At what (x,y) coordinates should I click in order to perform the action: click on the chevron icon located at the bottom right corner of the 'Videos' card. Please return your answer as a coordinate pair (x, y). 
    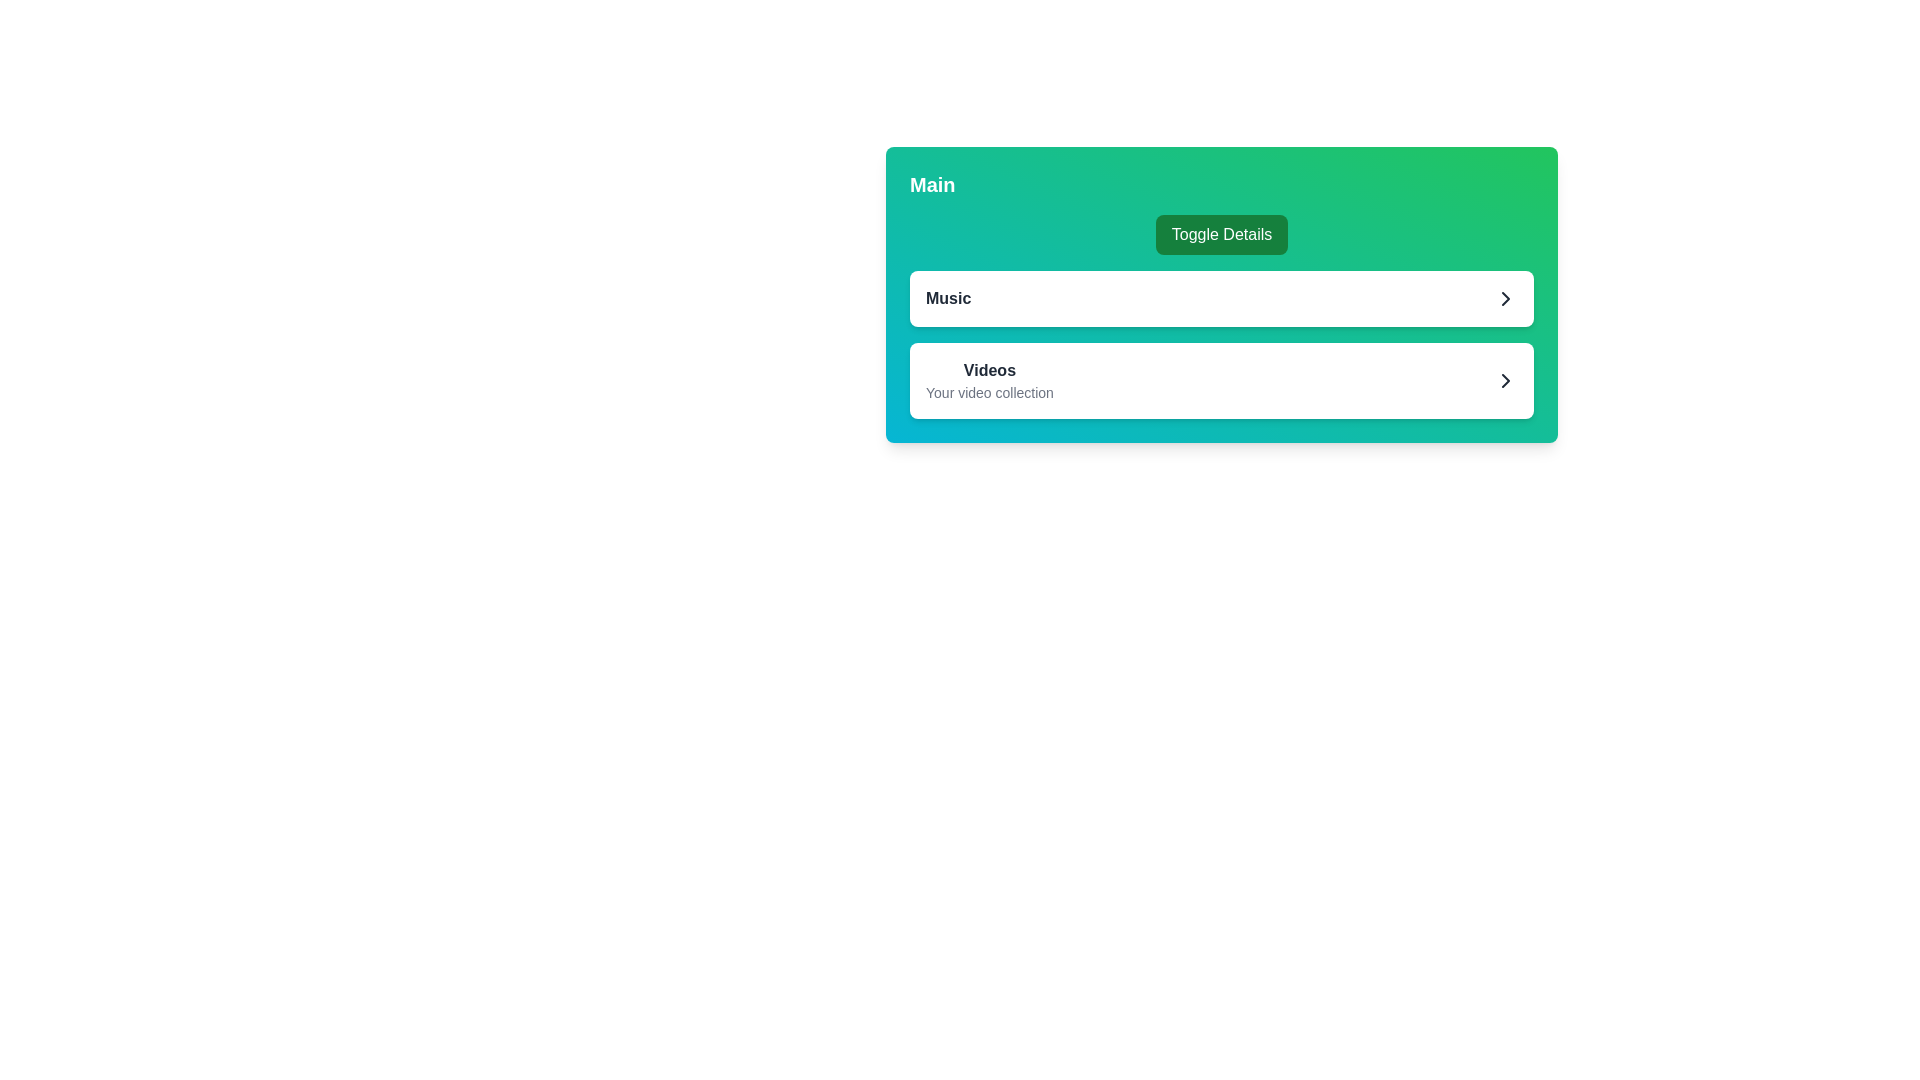
    Looking at the image, I should click on (1506, 381).